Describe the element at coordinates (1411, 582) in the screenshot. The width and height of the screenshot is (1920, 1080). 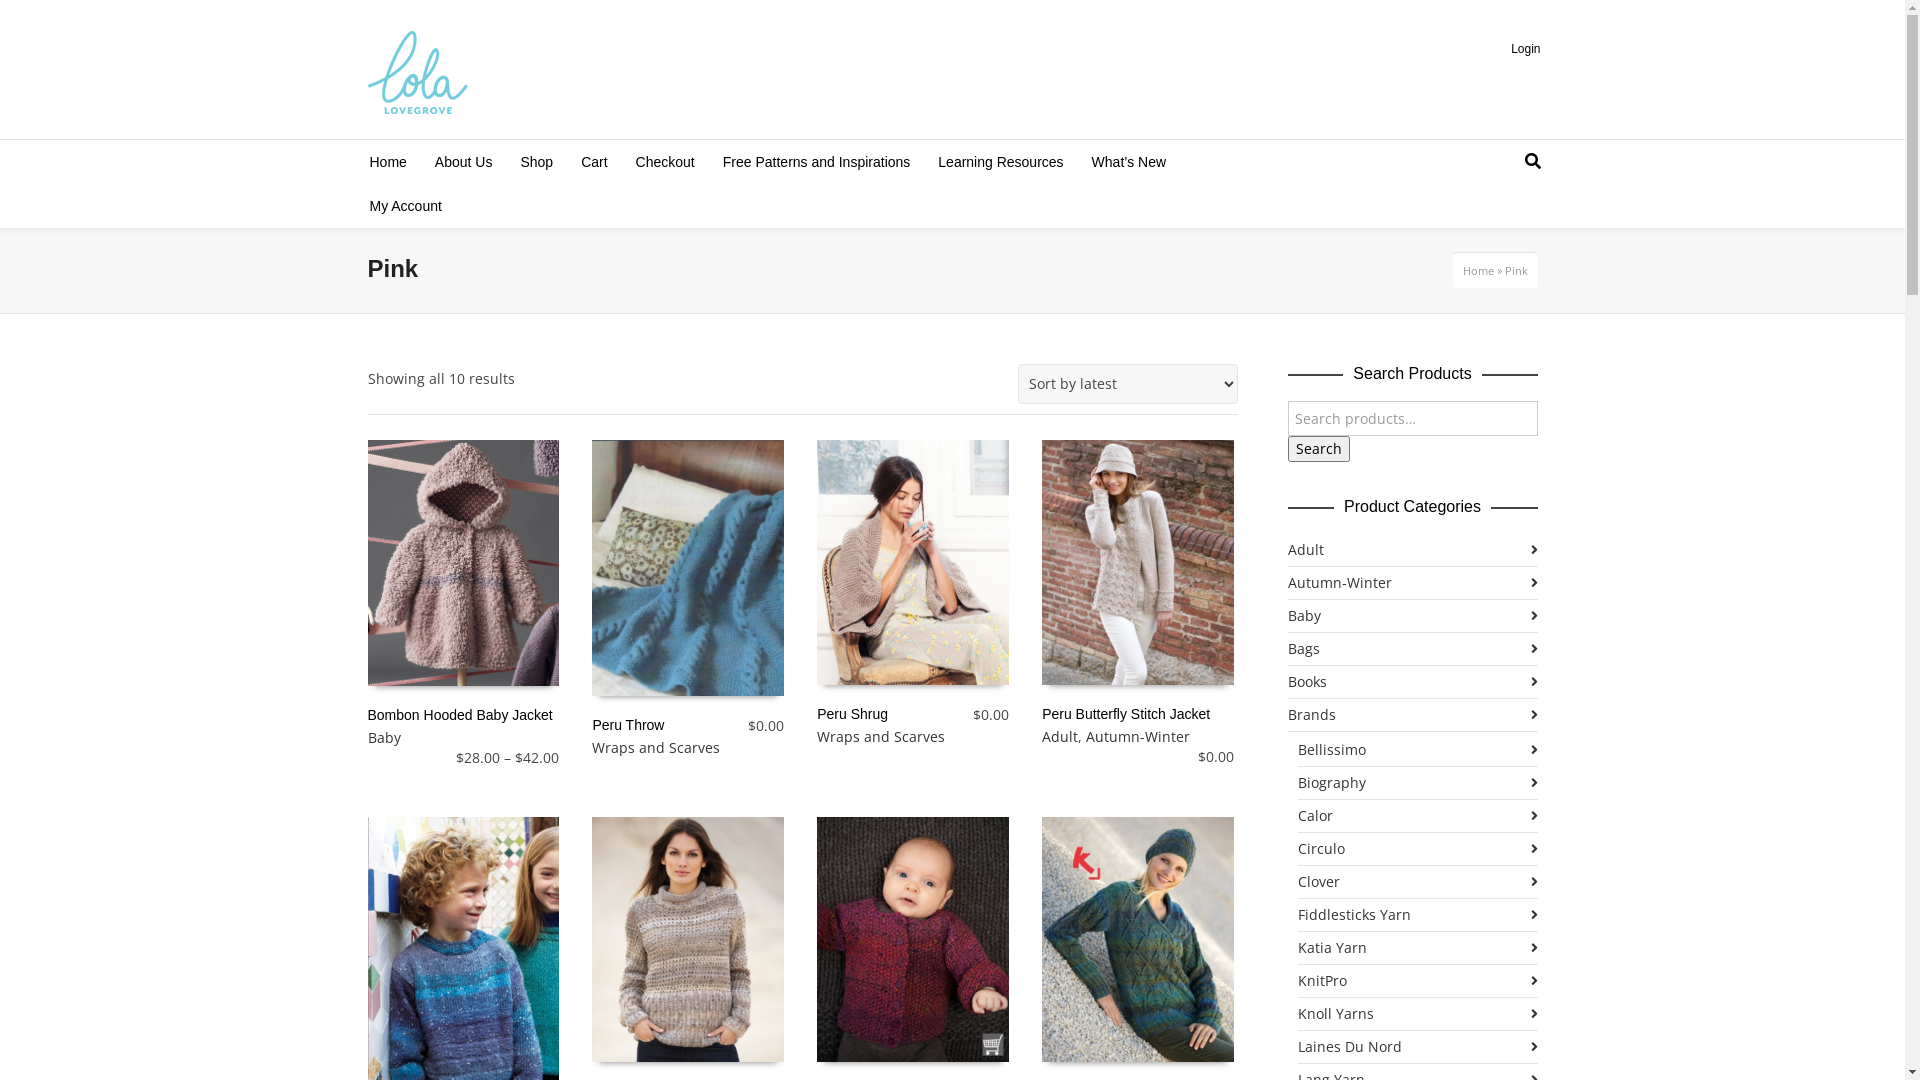
I see `'Autumn-Winter'` at that location.